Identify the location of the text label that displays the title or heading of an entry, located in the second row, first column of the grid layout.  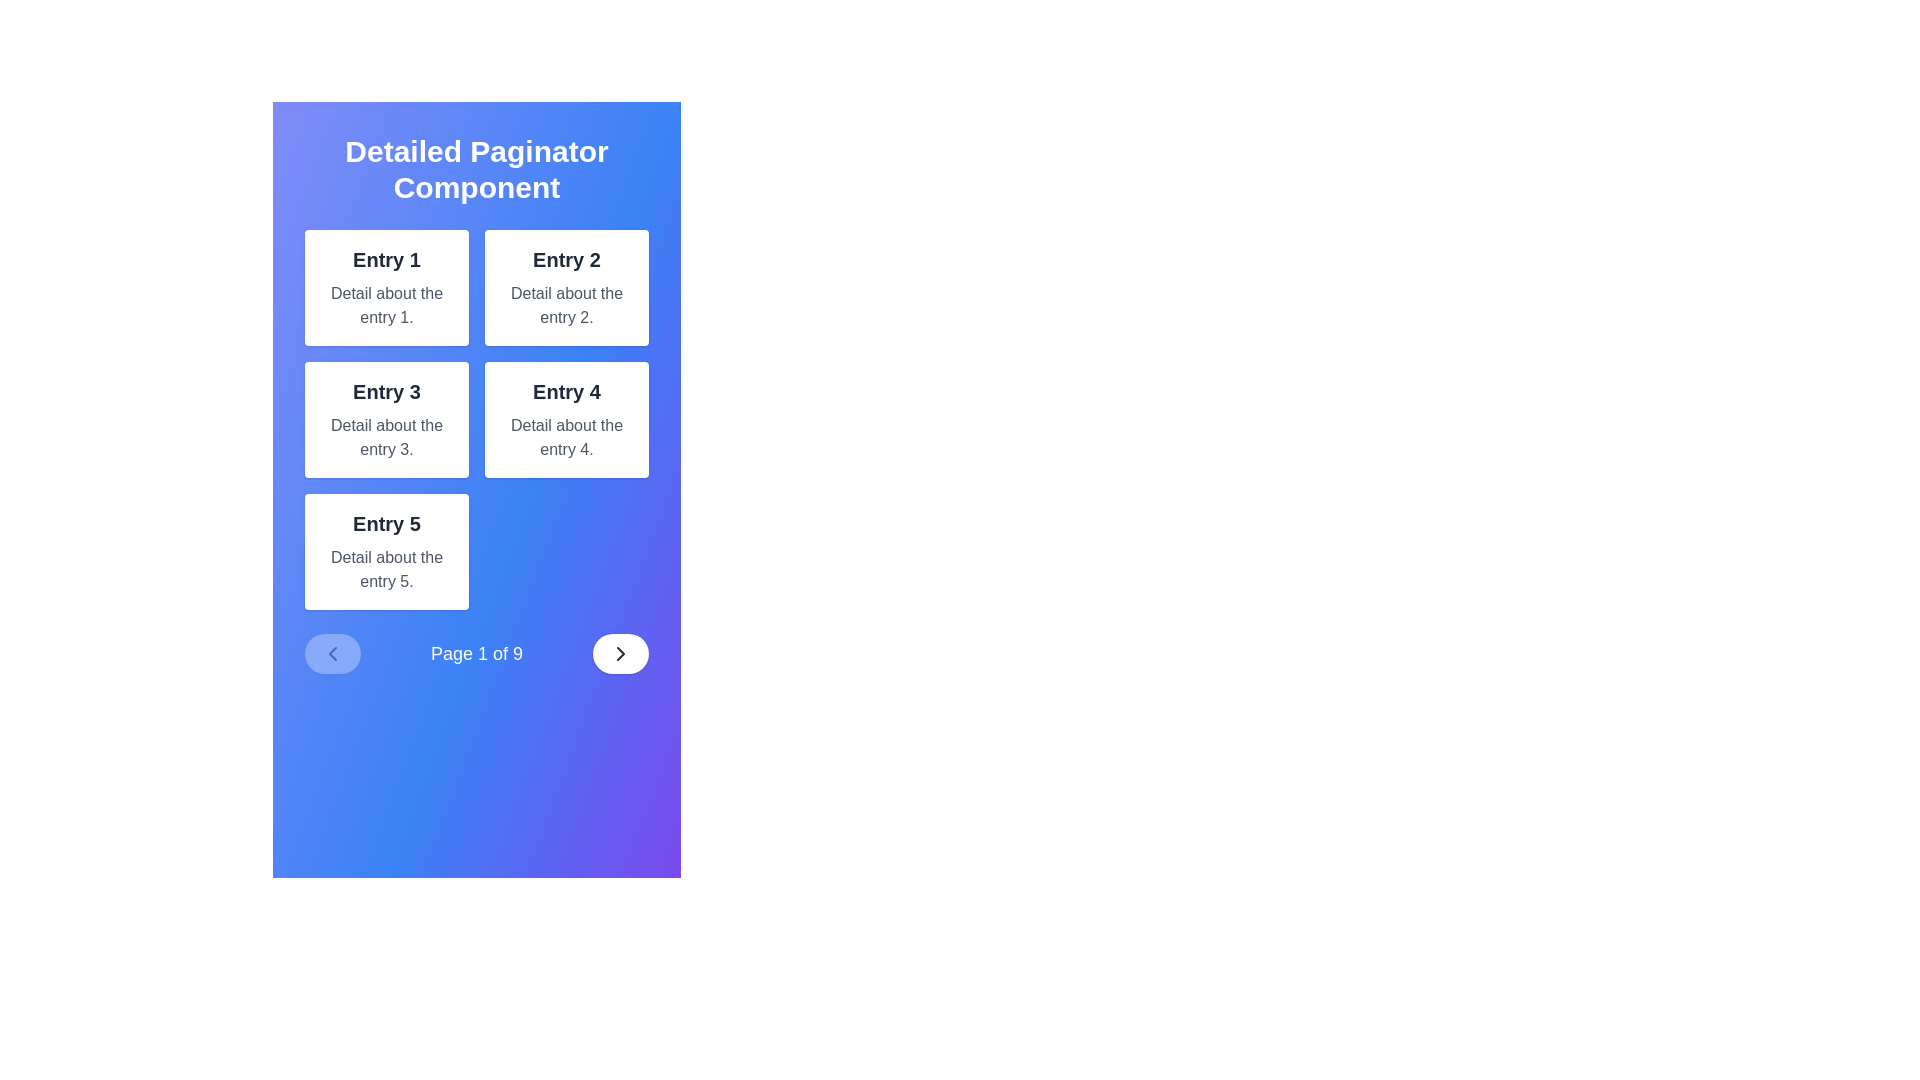
(387, 392).